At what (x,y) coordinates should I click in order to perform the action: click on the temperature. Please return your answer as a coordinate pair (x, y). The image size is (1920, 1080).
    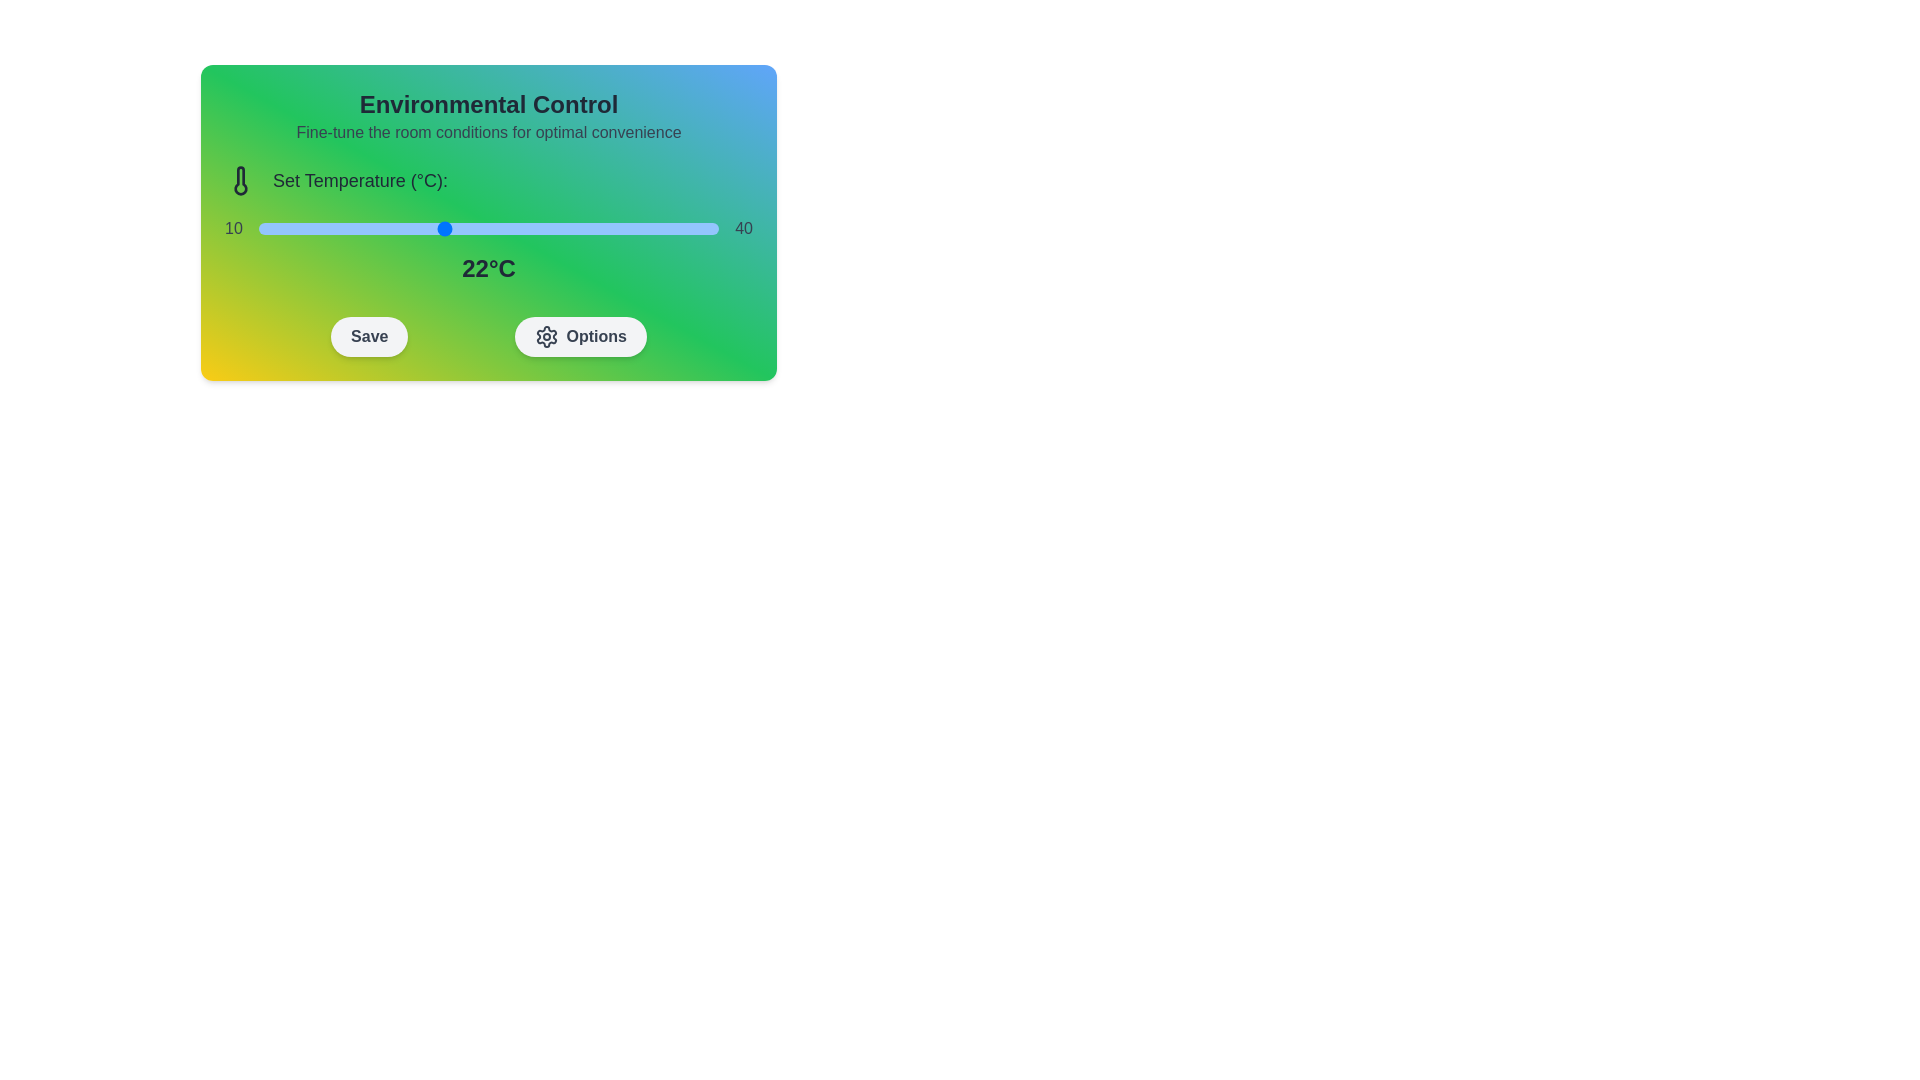
    Looking at the image, I should click on (489, 227).